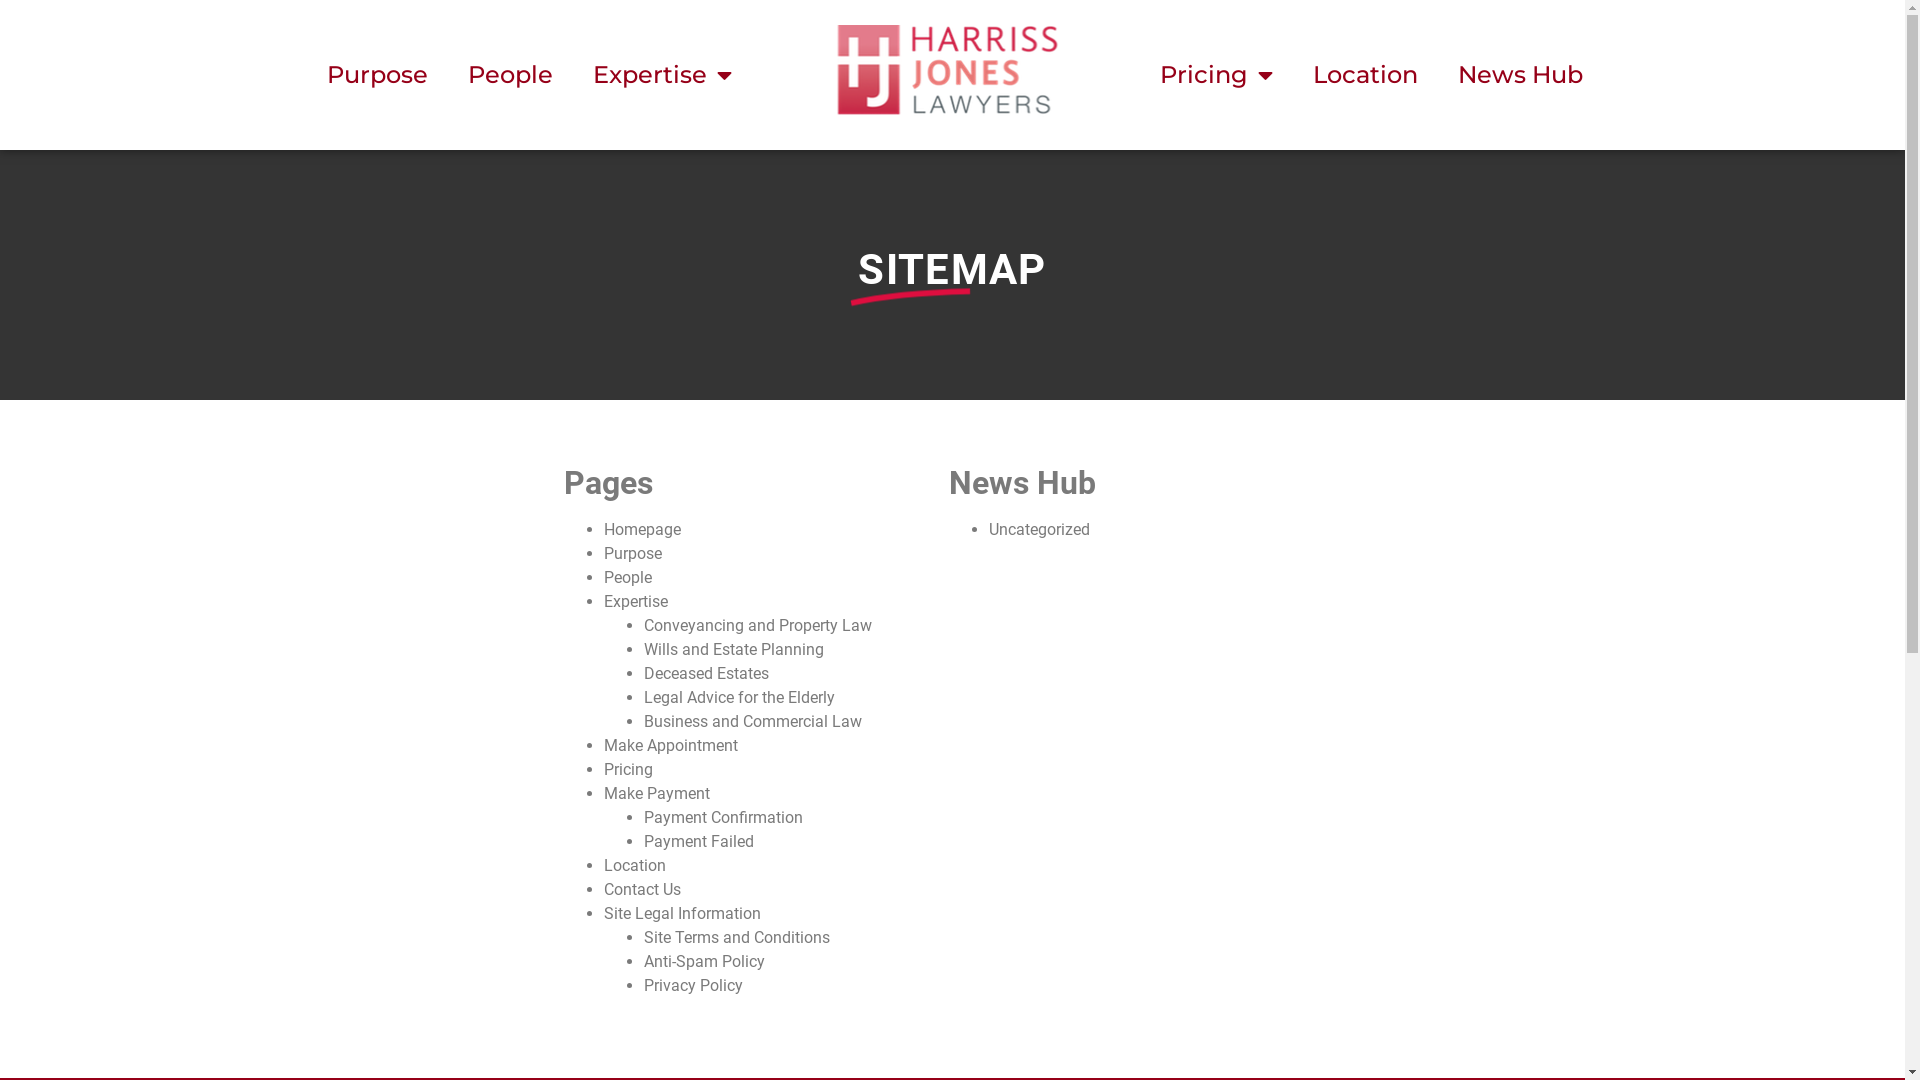 Image resolution: width=1920 pixels, height=1080 pixels. Describe the element at coordinates (706, 673) in the screenshot. I see `'Deceased Estates'` at that location.